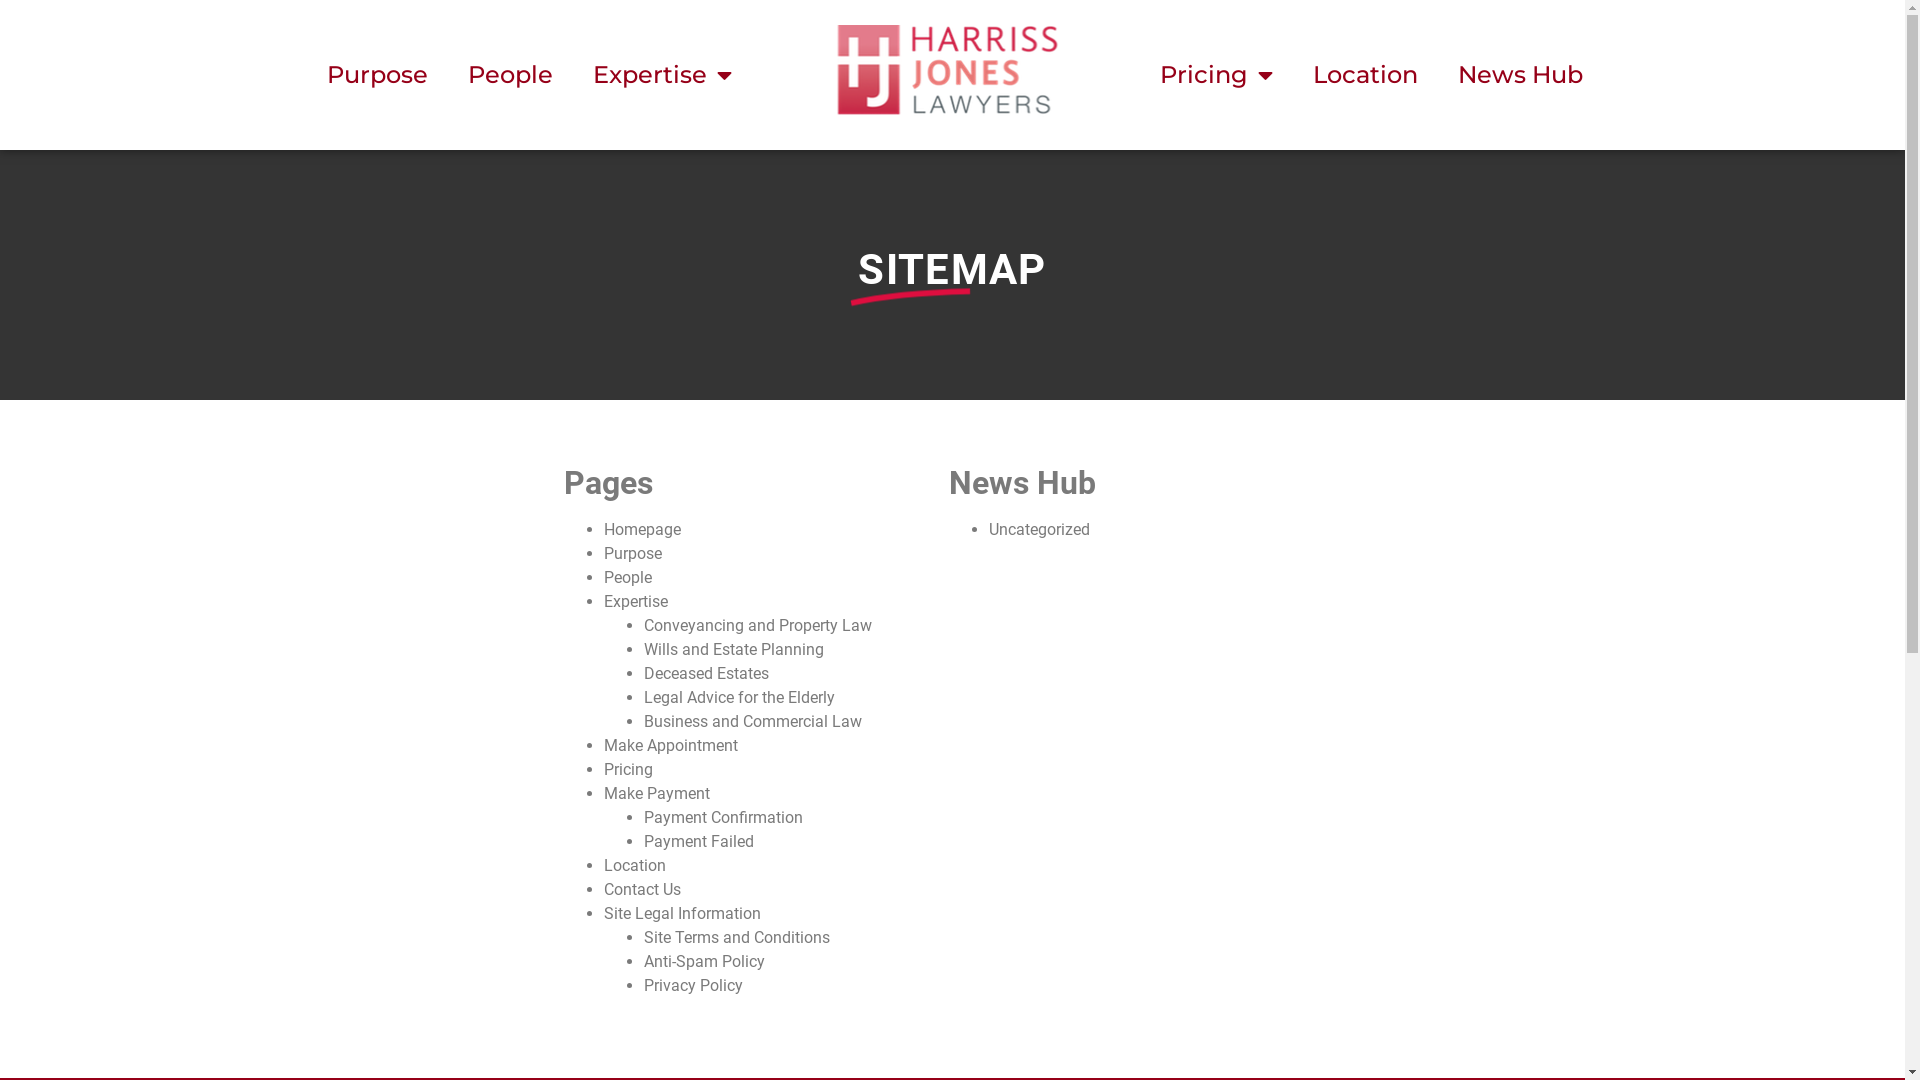 Image resolution: width=1920 pixels, height=1080 pixels. Describe the element at coordinates (706, 673) in the screenshot. I see `'Deceased Estates'` at that location.